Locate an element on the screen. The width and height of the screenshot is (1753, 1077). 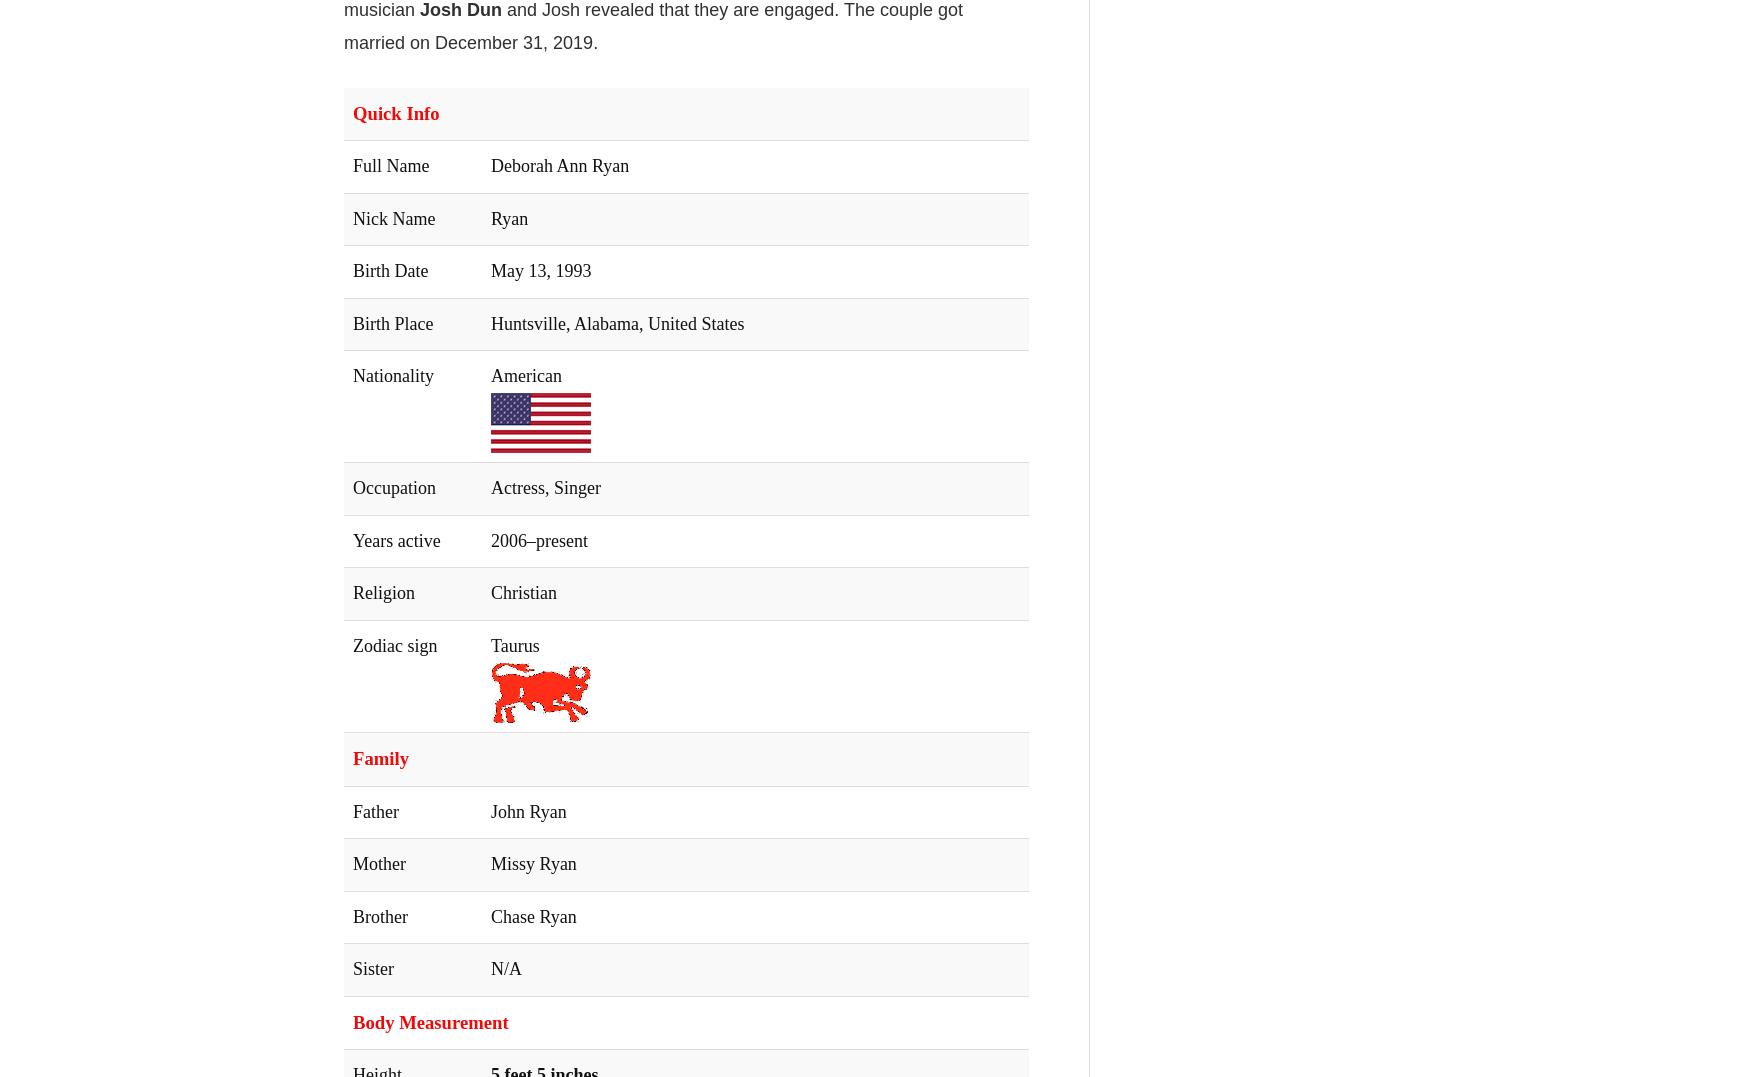
'Quick Info' is located at coordinates (396, 111).